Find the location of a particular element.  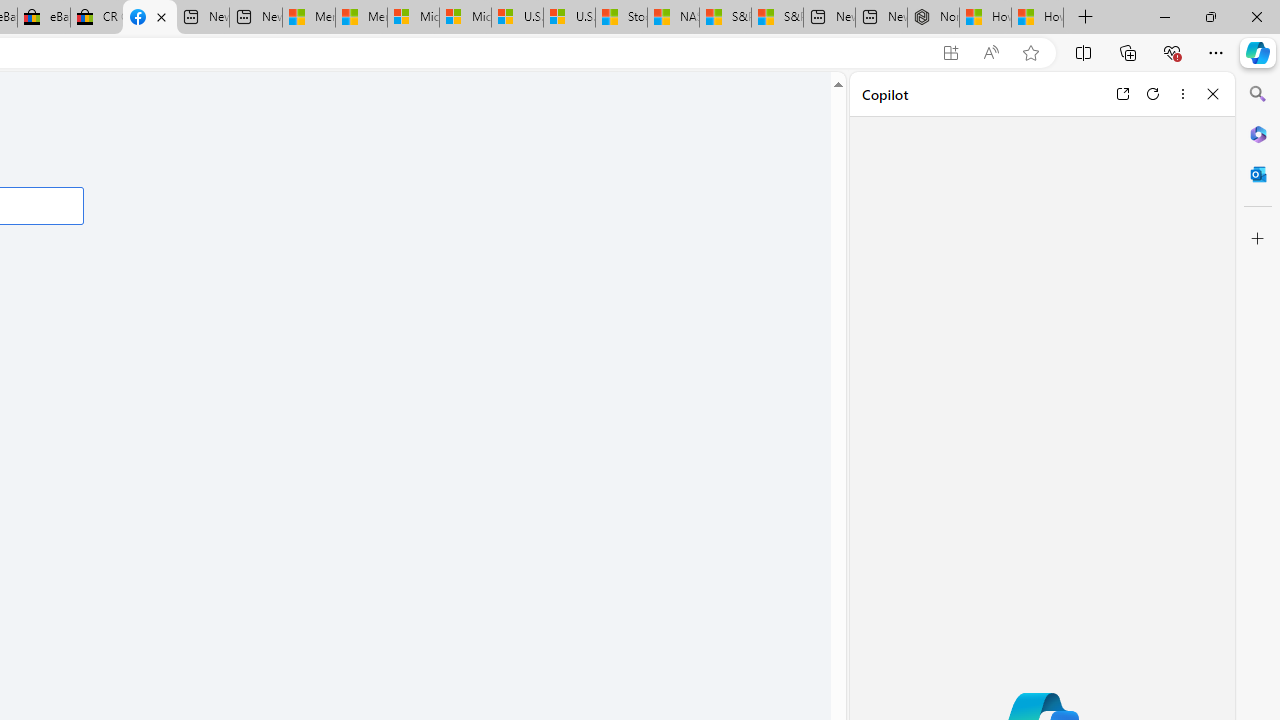

'eBay Inc. Reports Third Quarter 2023 Results' is located at coordinates (44, 17).